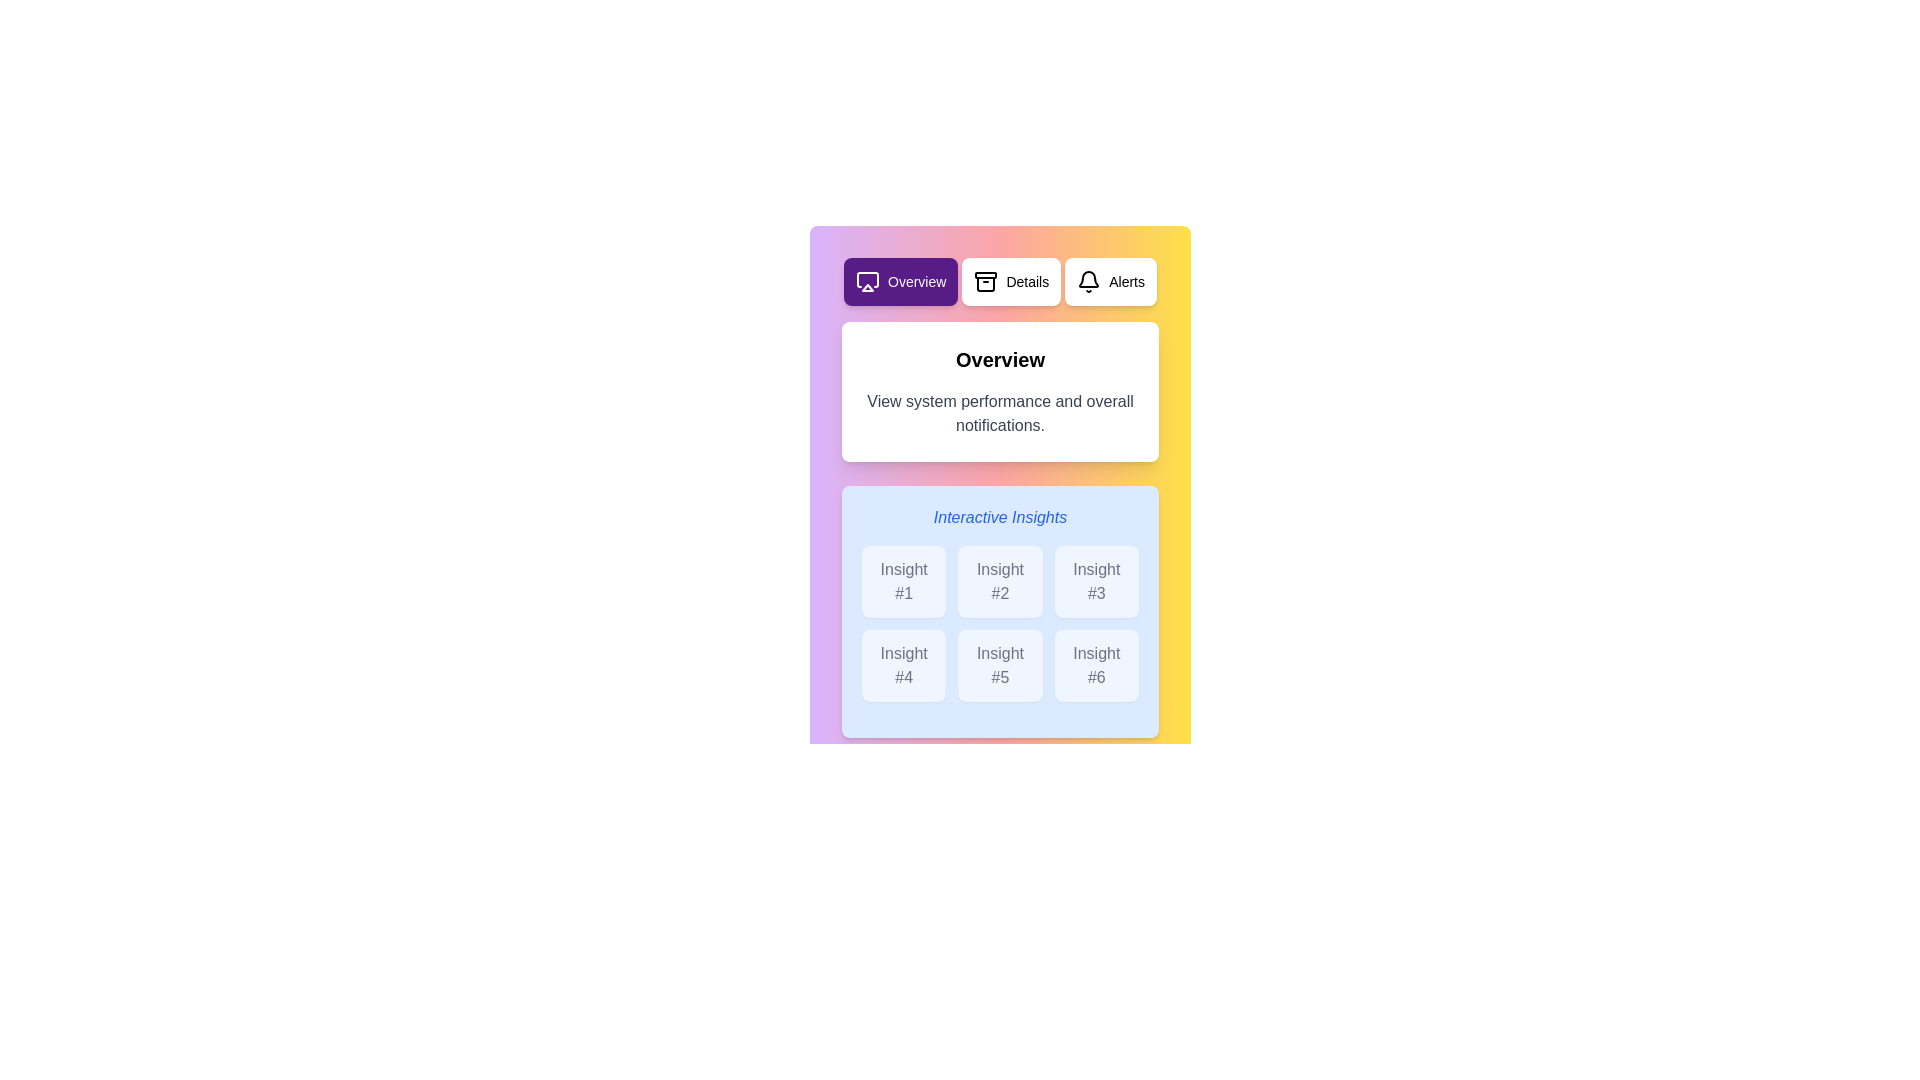 The width and height of the screenshot is (1920, 1080). Describe the element at coordinates (1088, 281) in the screenshot. I see `the icon of the Alerts tab` at that location.